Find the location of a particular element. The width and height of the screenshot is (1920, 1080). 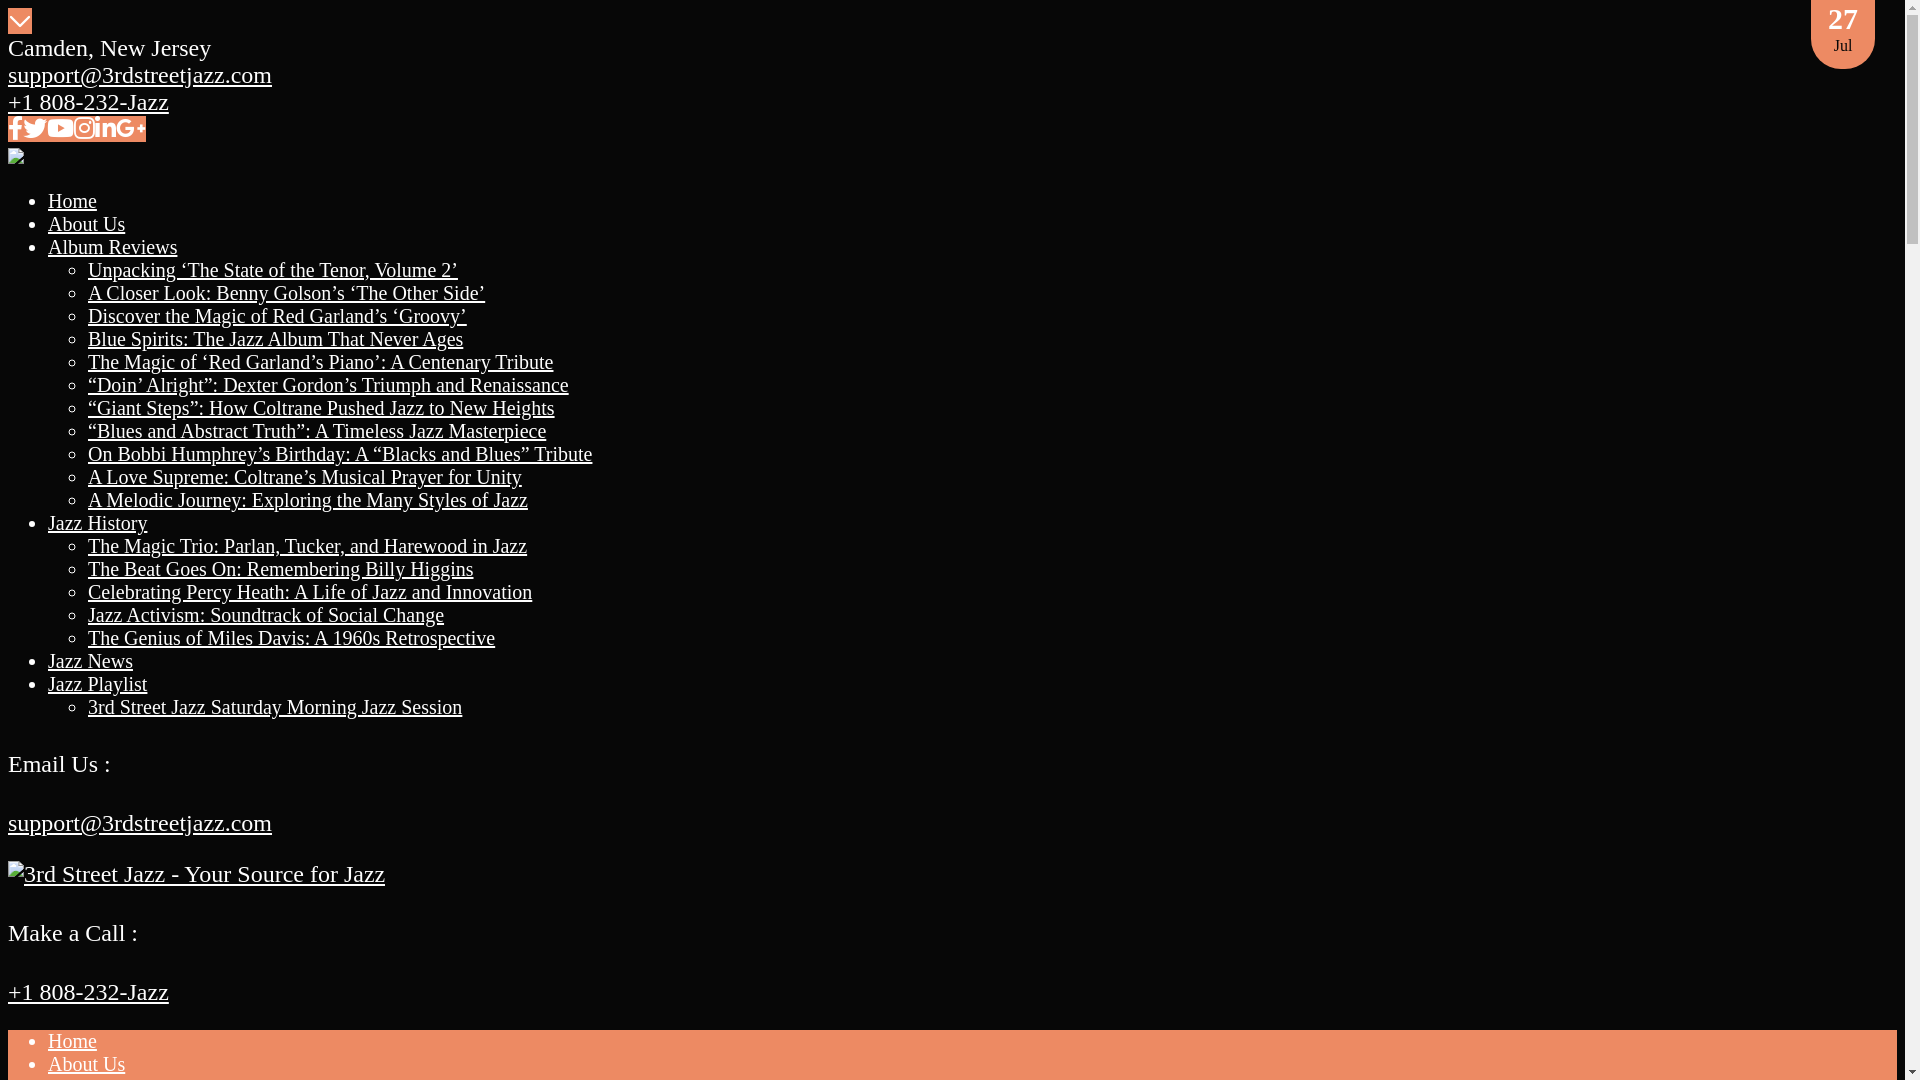

'Jazz News' is located at coordinates (89, 660).